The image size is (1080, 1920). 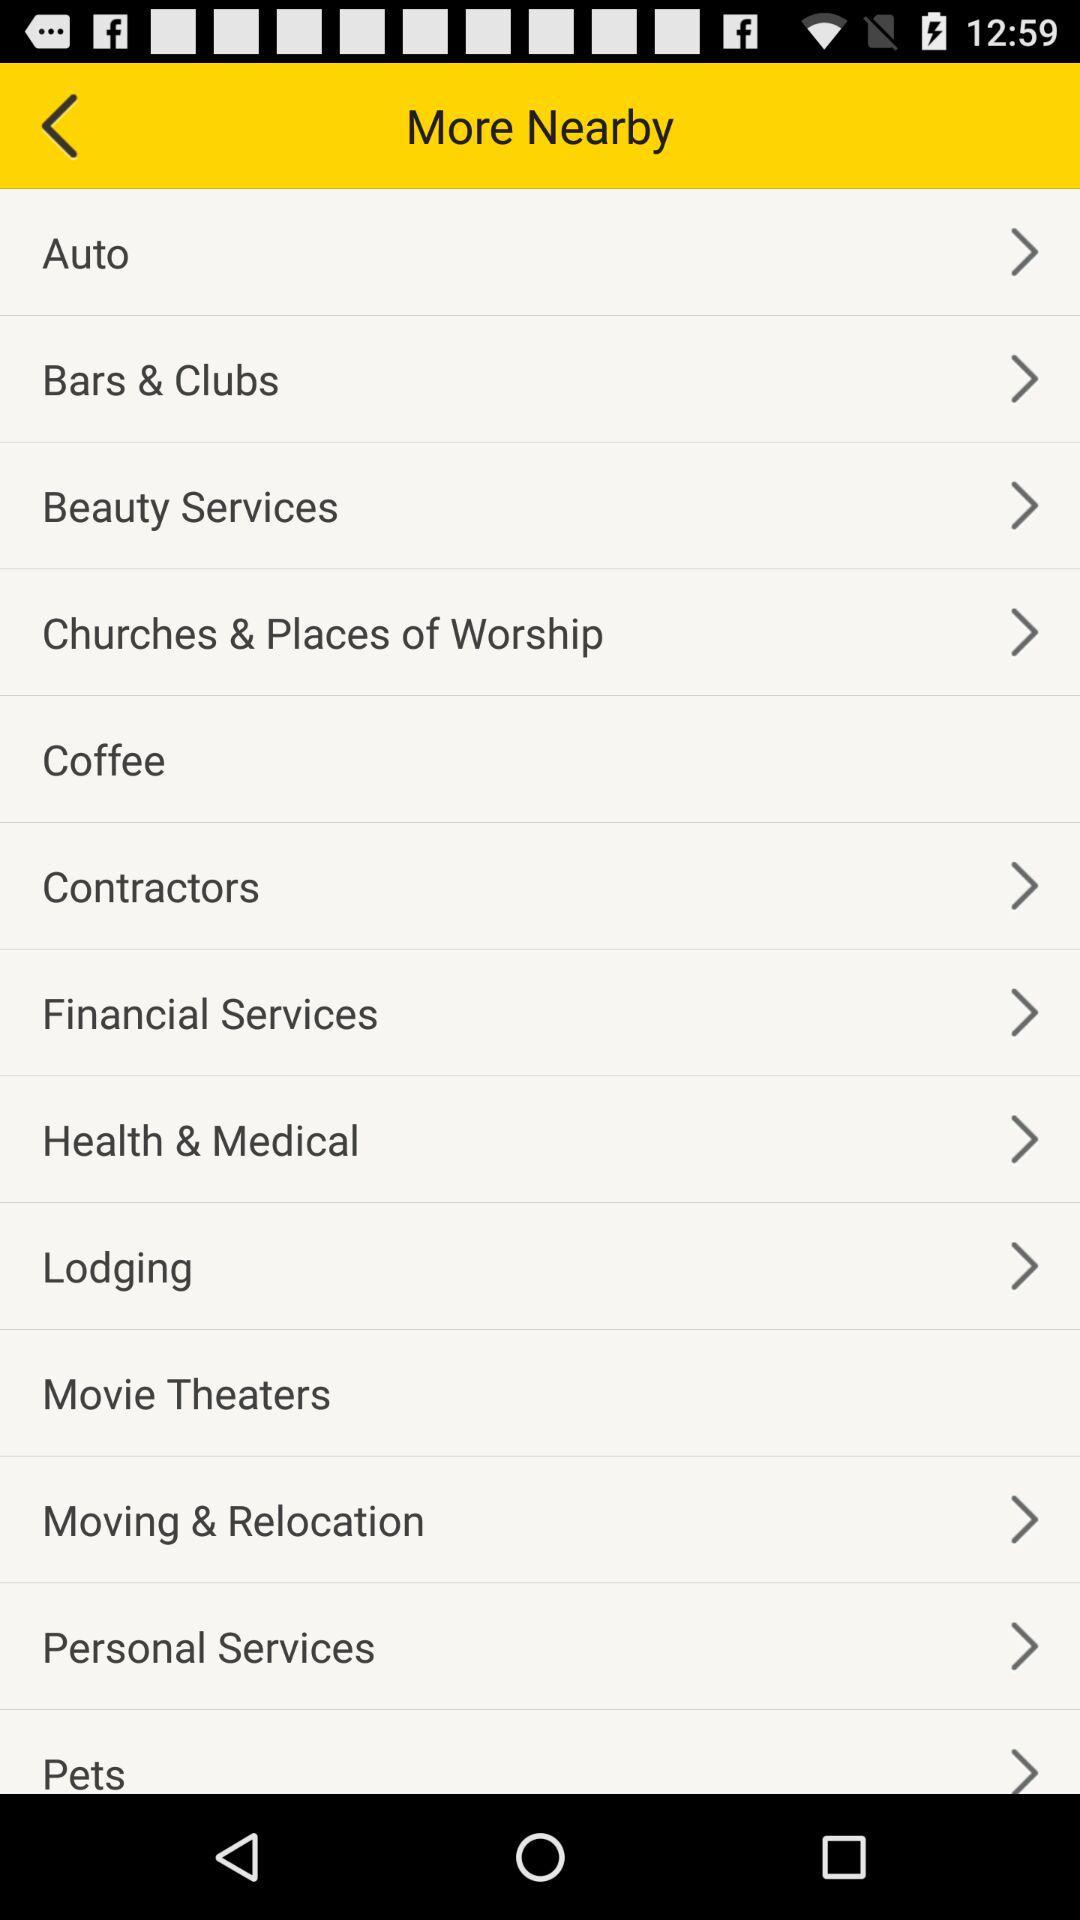 What do you see at coordinates (200, 1139) in the screenshot?
I see `the health & medical icon` at bounding box center [200, 1139].